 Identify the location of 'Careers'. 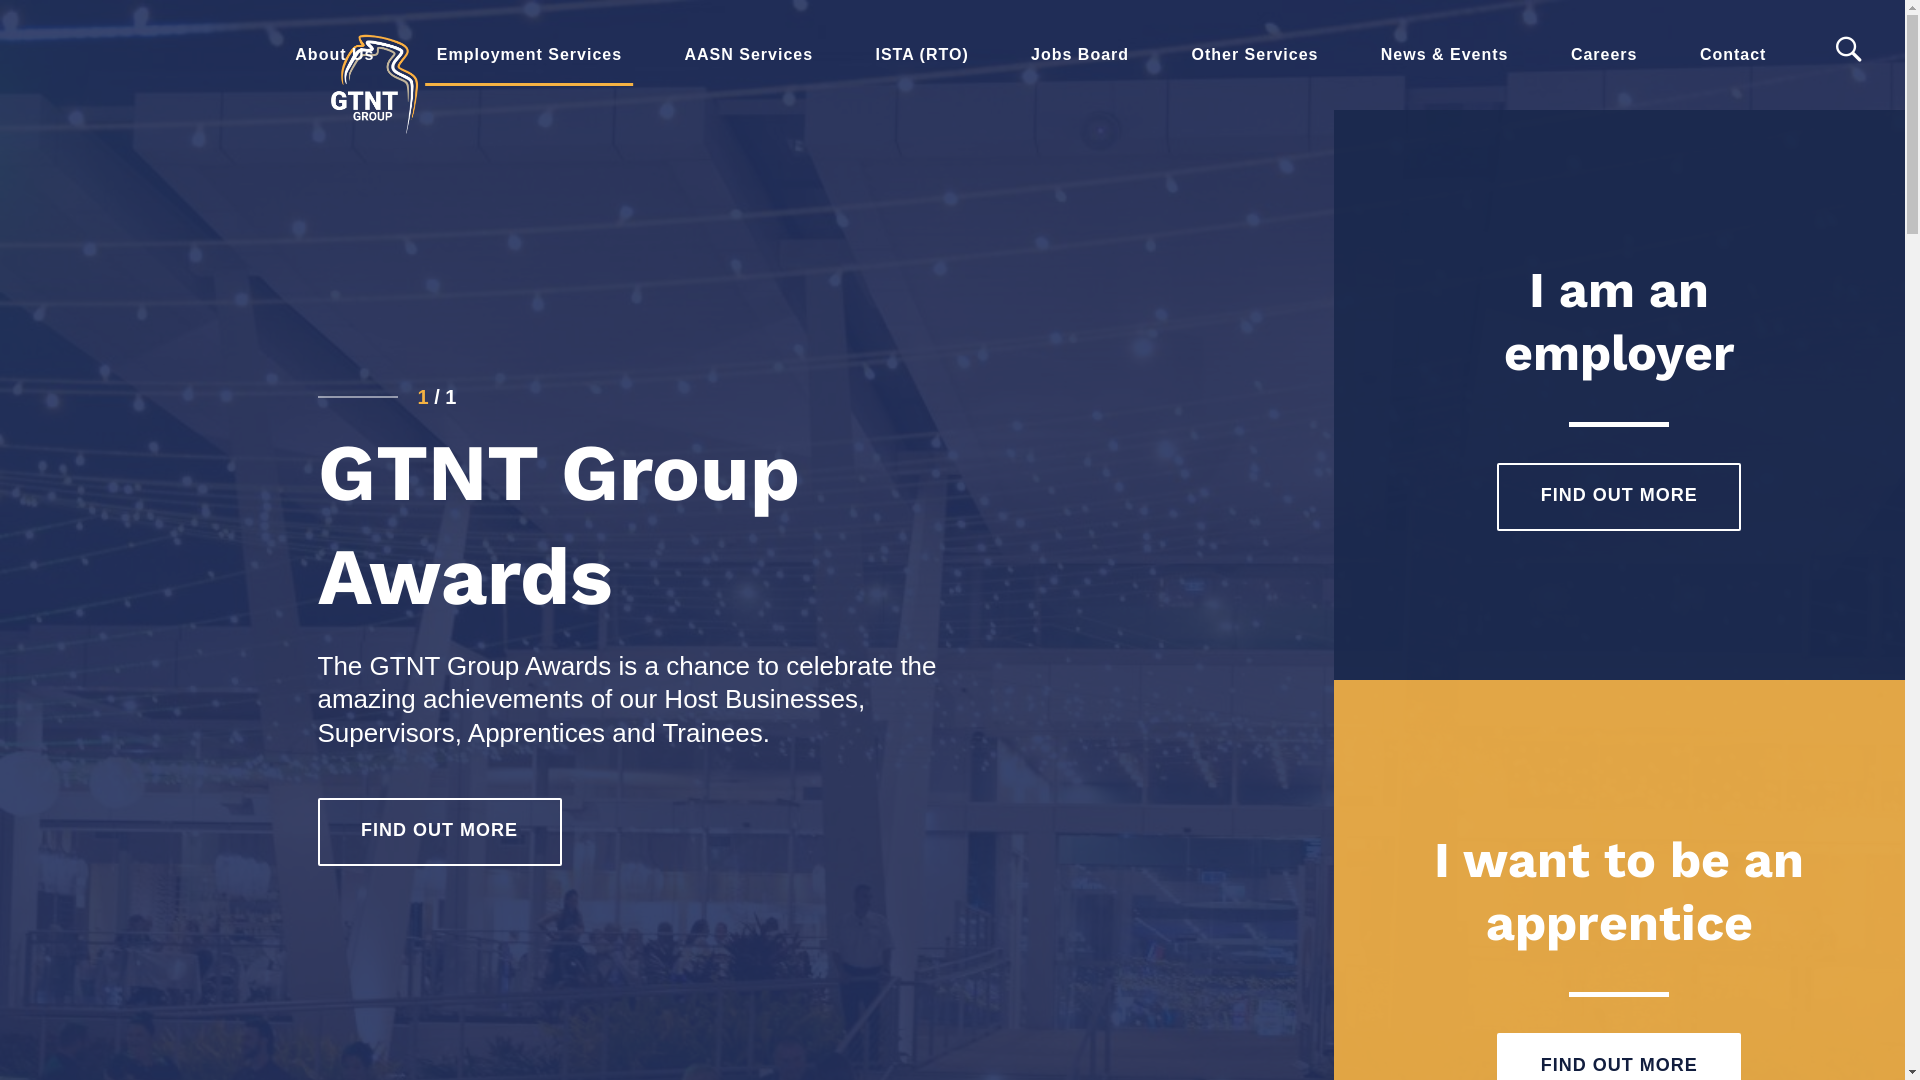
(1604, 53).